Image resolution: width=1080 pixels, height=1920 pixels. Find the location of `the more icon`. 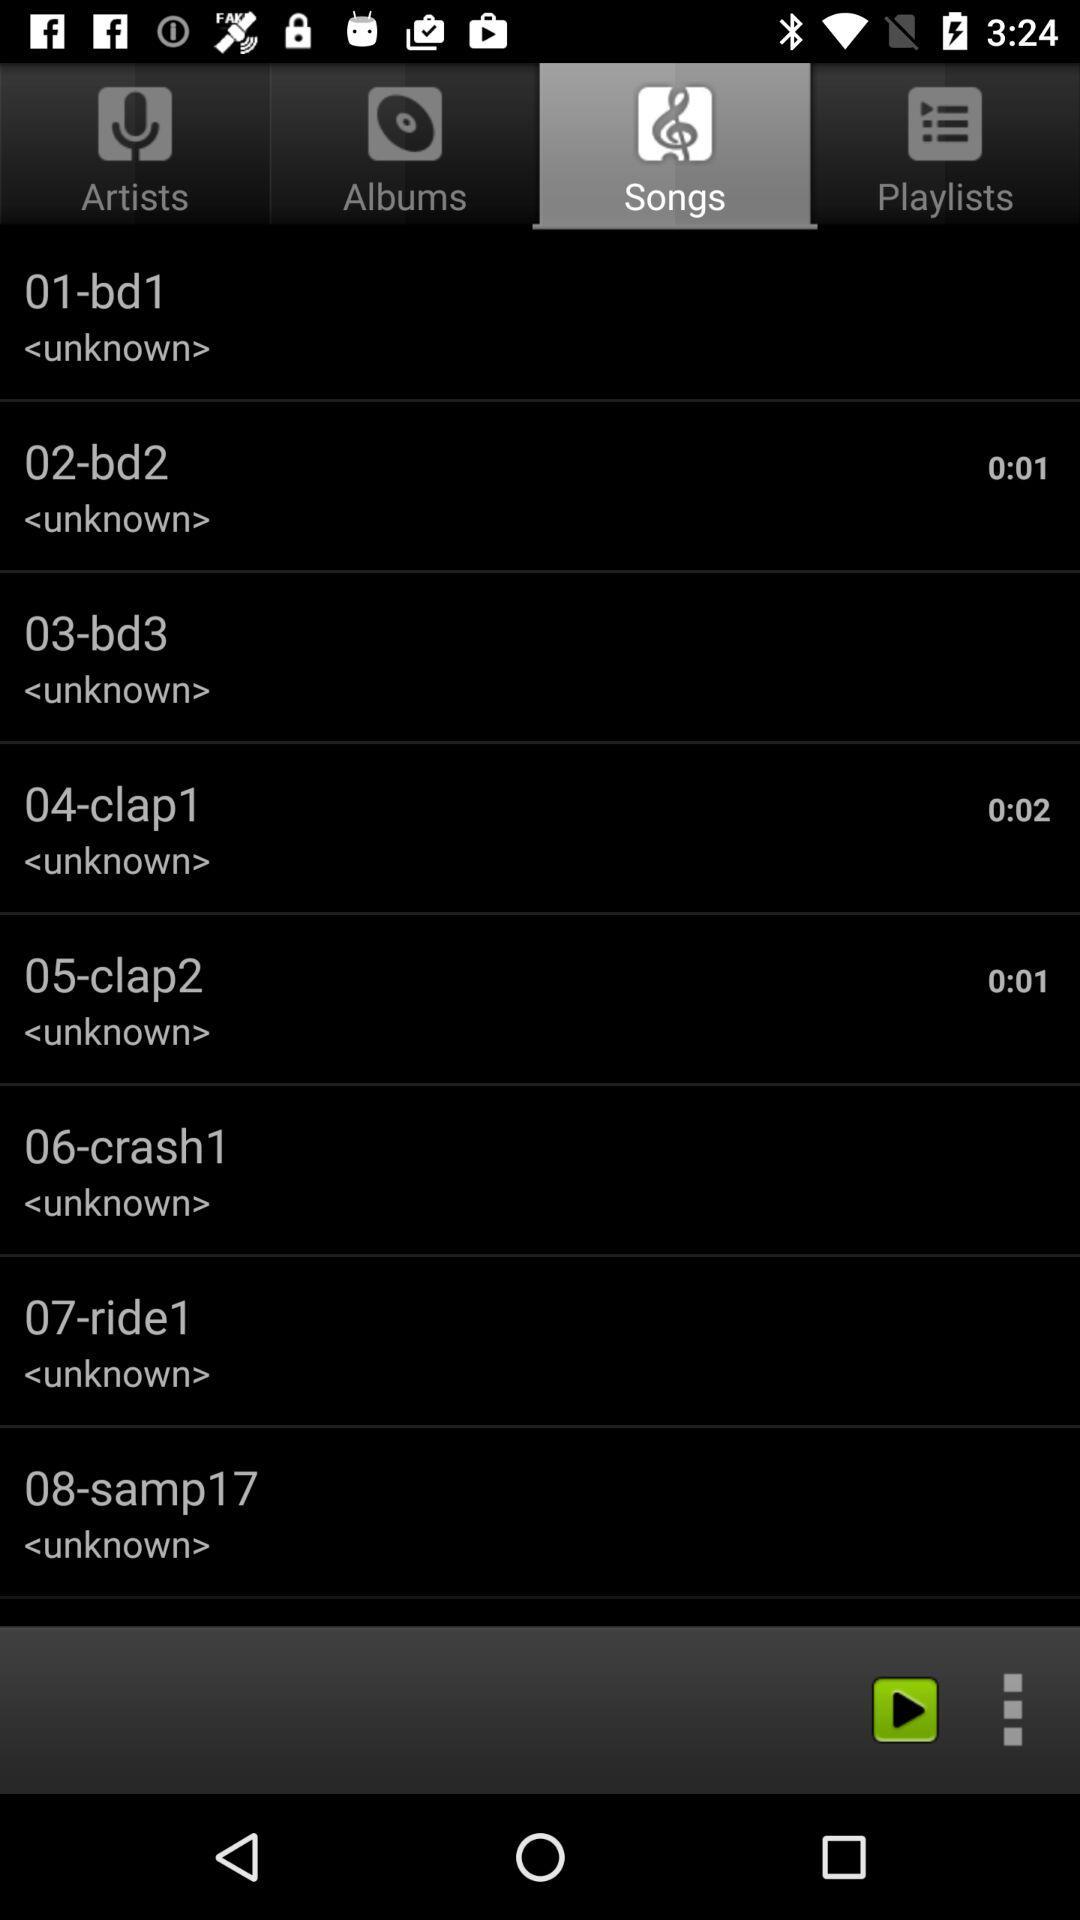

the more icon is located at coordinates (1012, 1708).